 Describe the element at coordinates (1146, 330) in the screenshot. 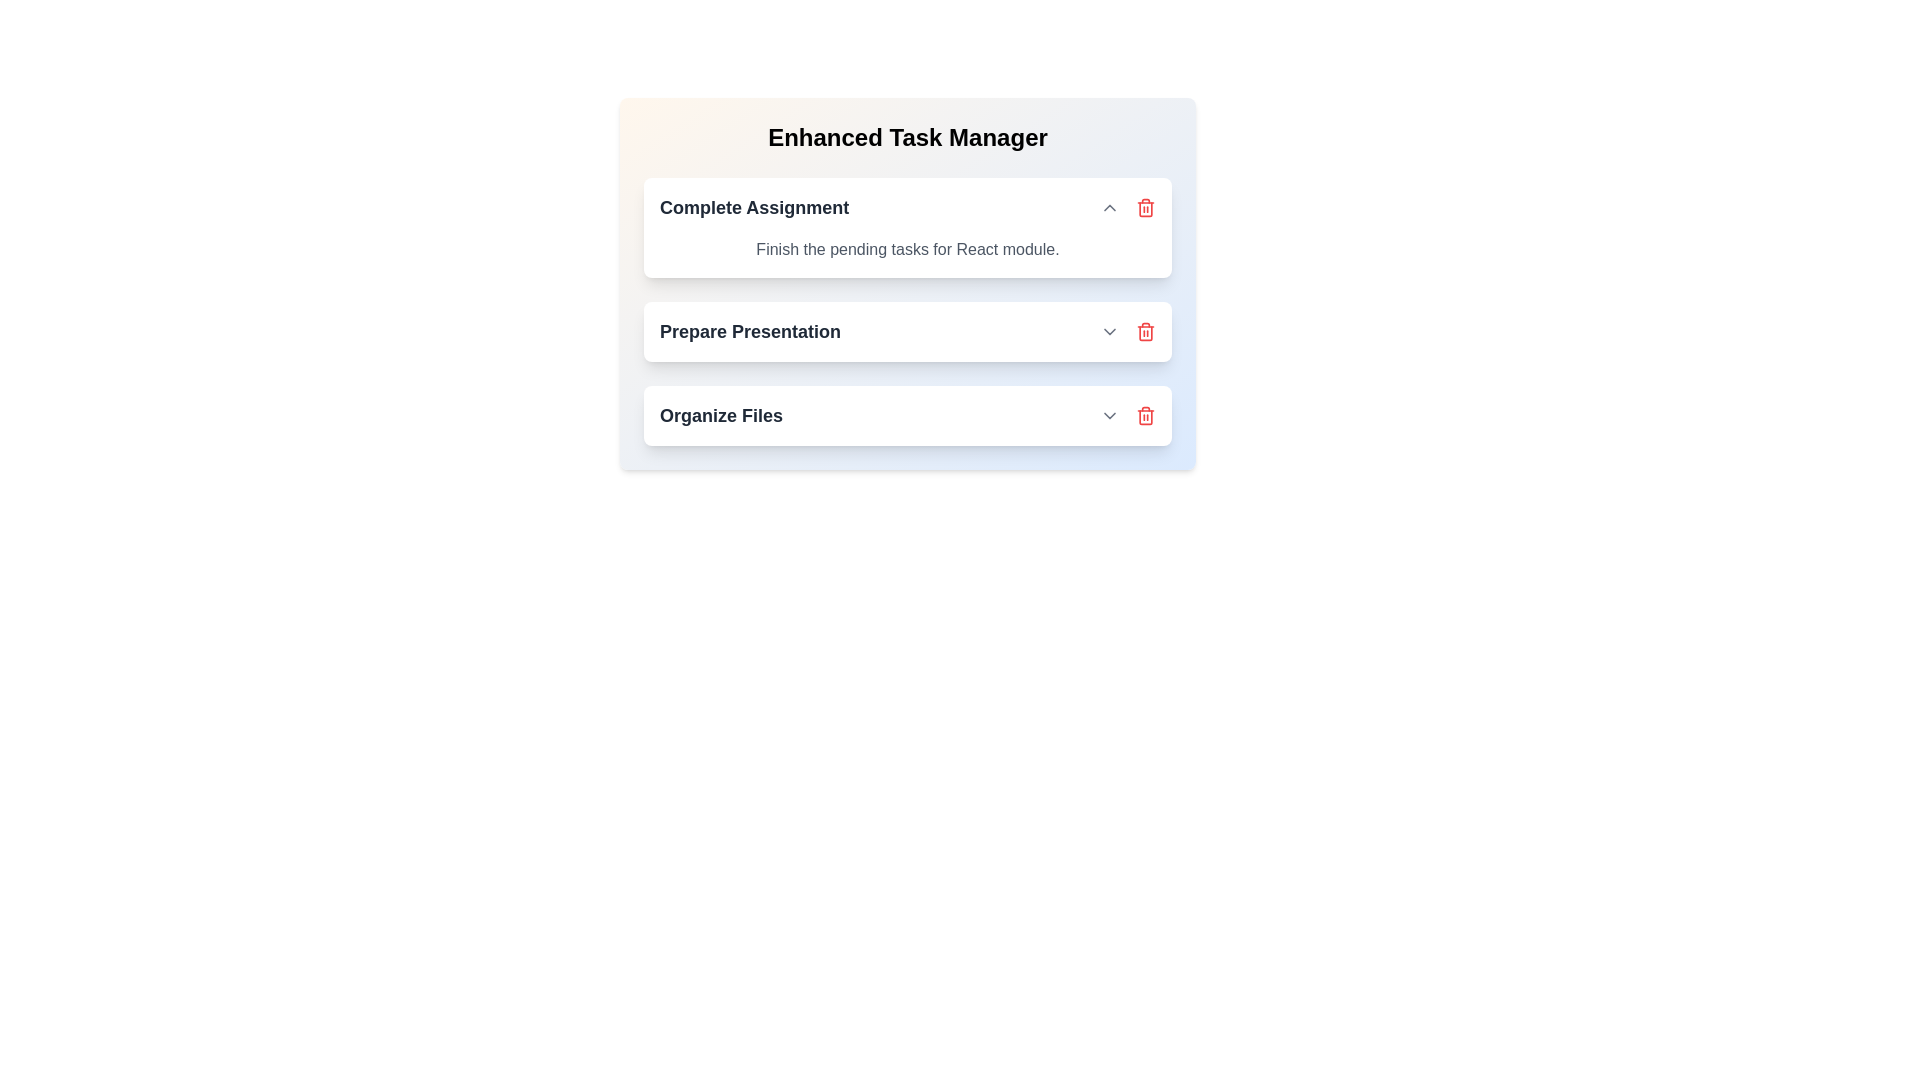

I see `the task titled Prepare Presentation` at that location.